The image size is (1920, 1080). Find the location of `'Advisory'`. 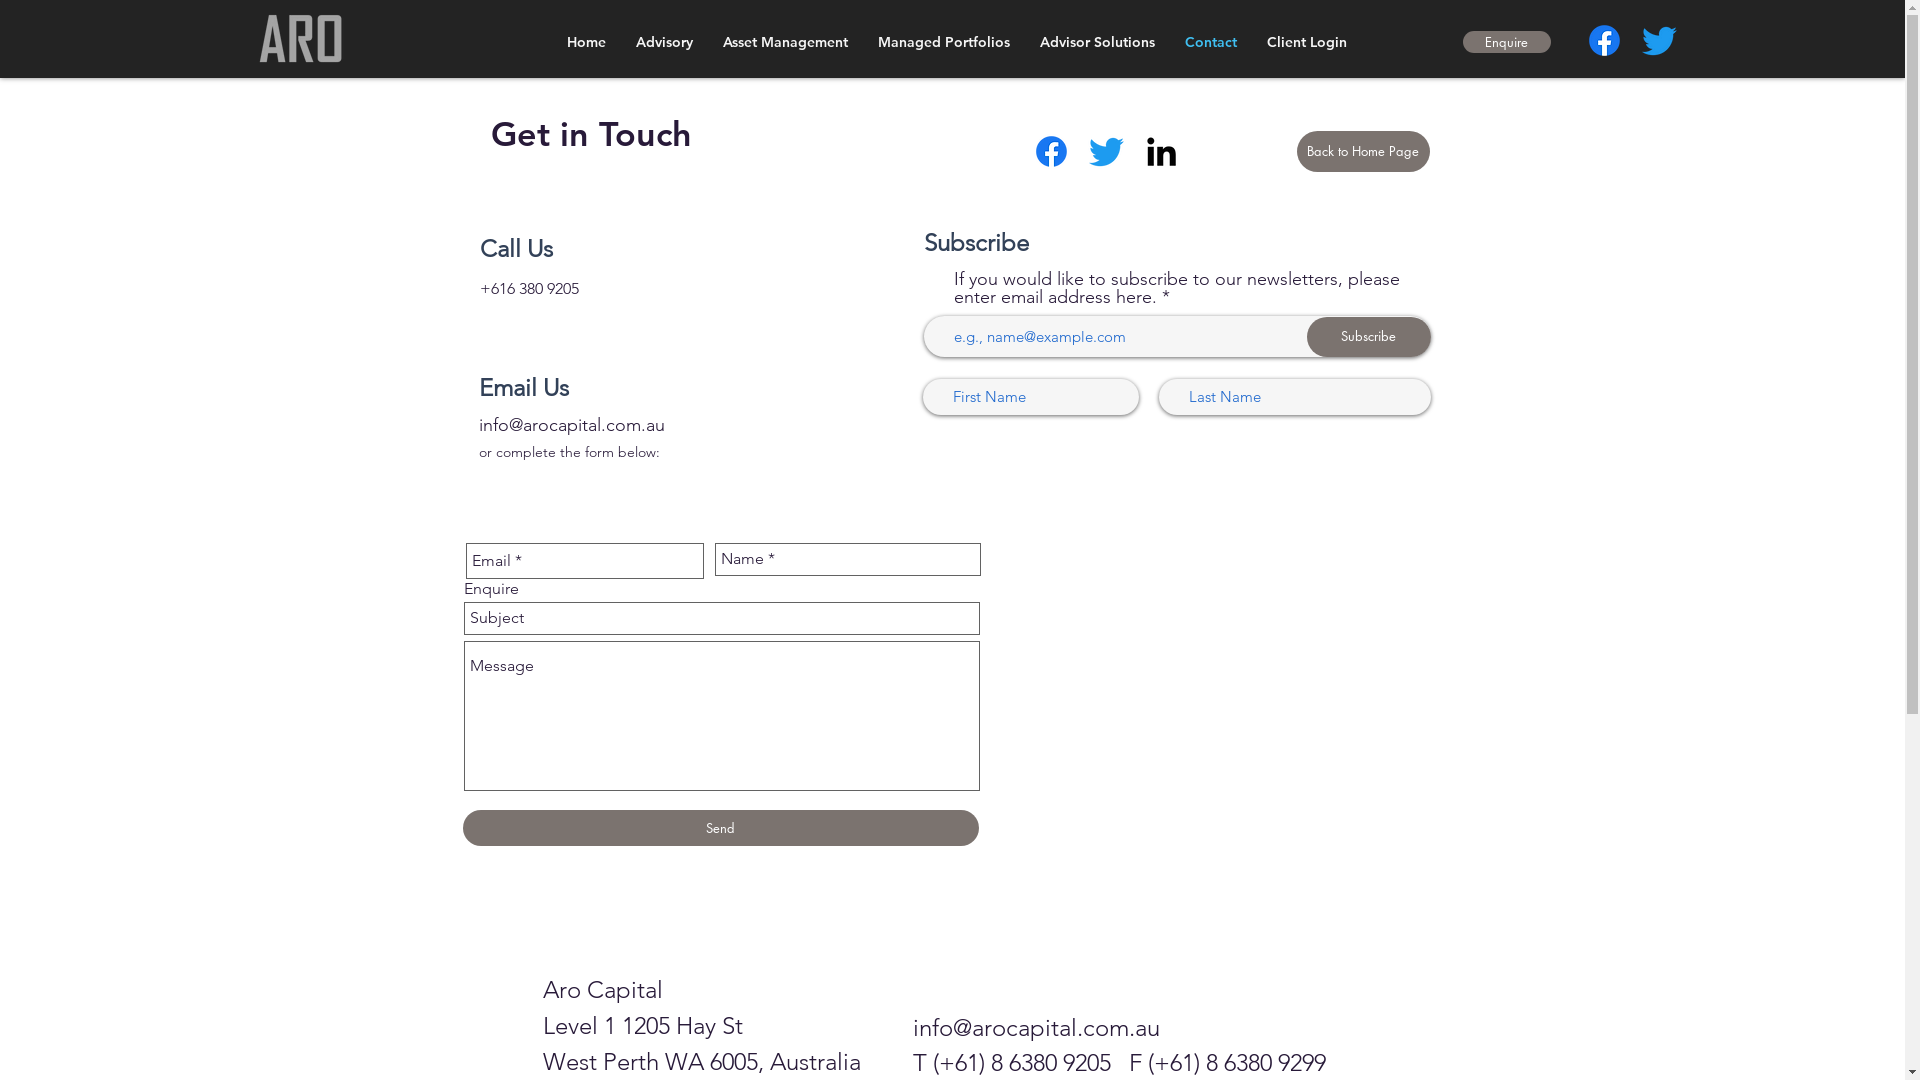

'Advisory' is located at coordinates (663, 42).